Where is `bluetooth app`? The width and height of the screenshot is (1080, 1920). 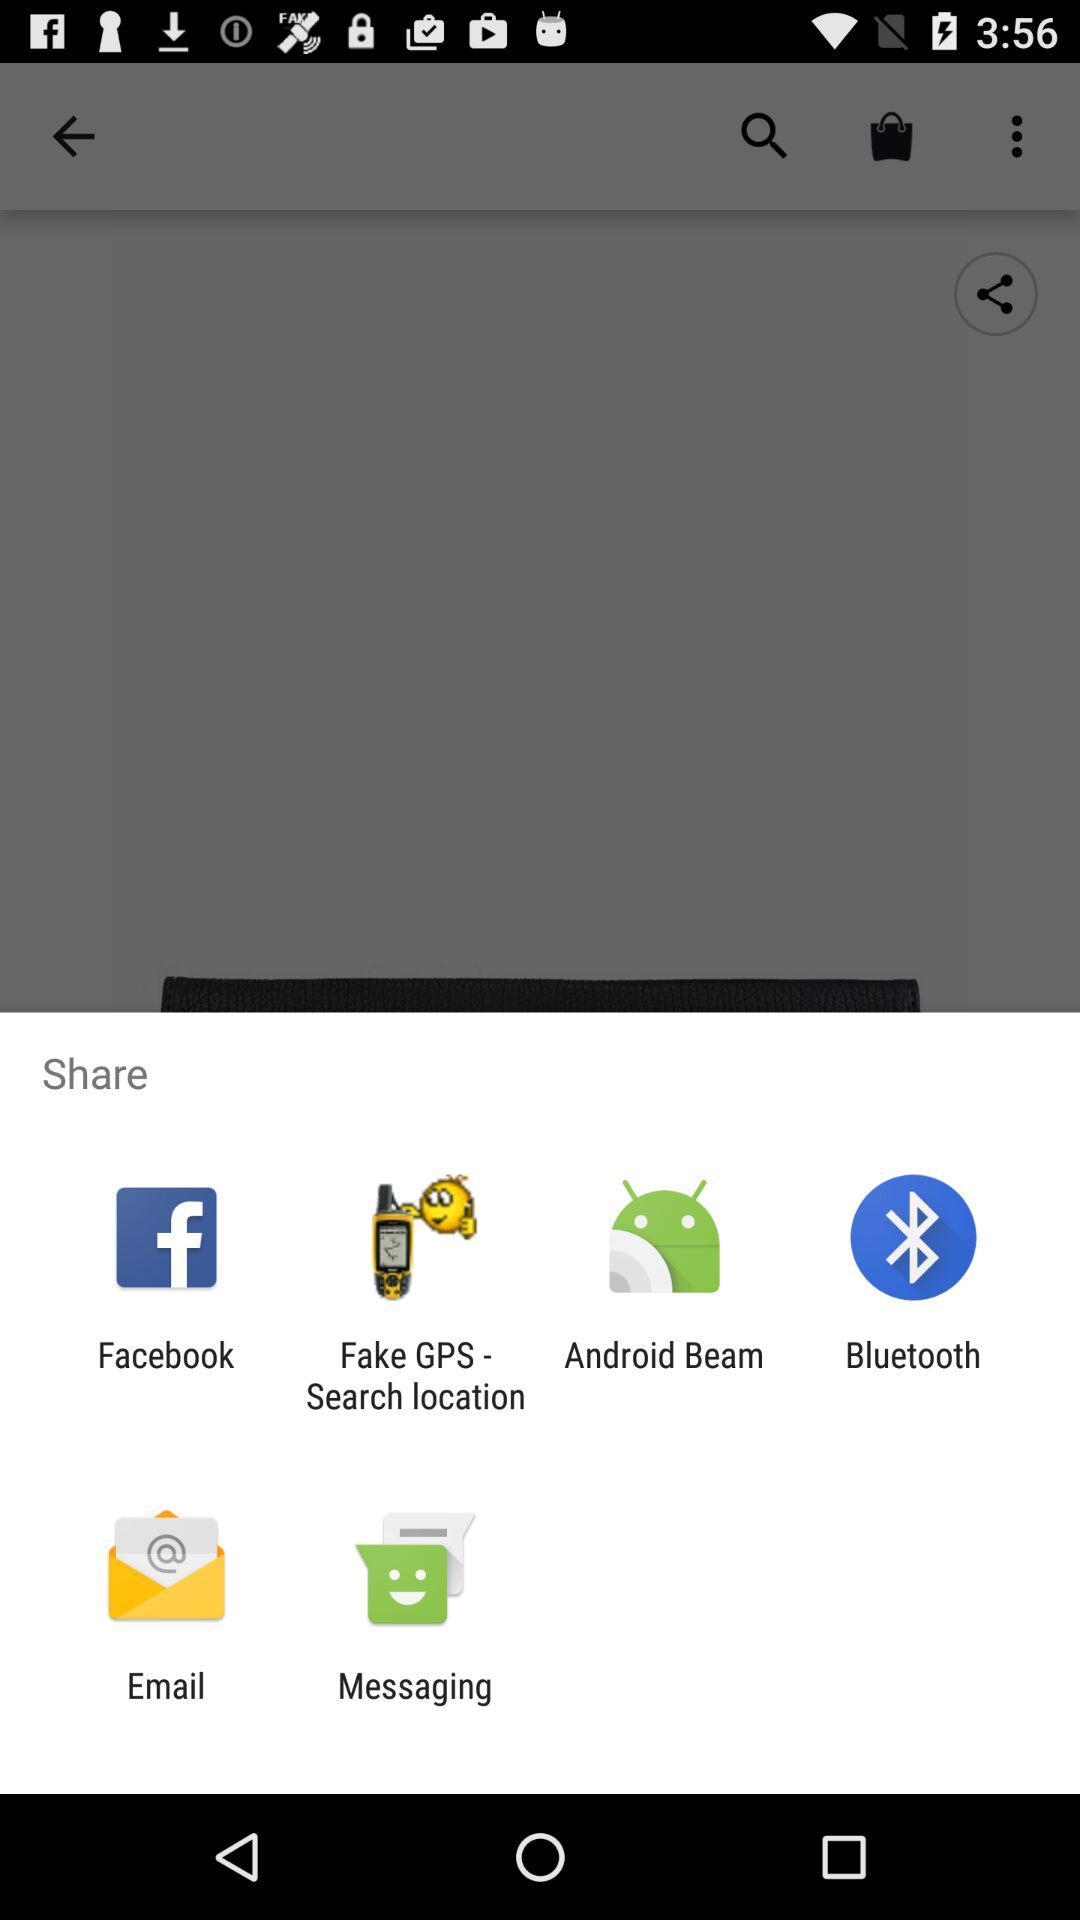
bluetooth app is located at coordinates (913, 1374).